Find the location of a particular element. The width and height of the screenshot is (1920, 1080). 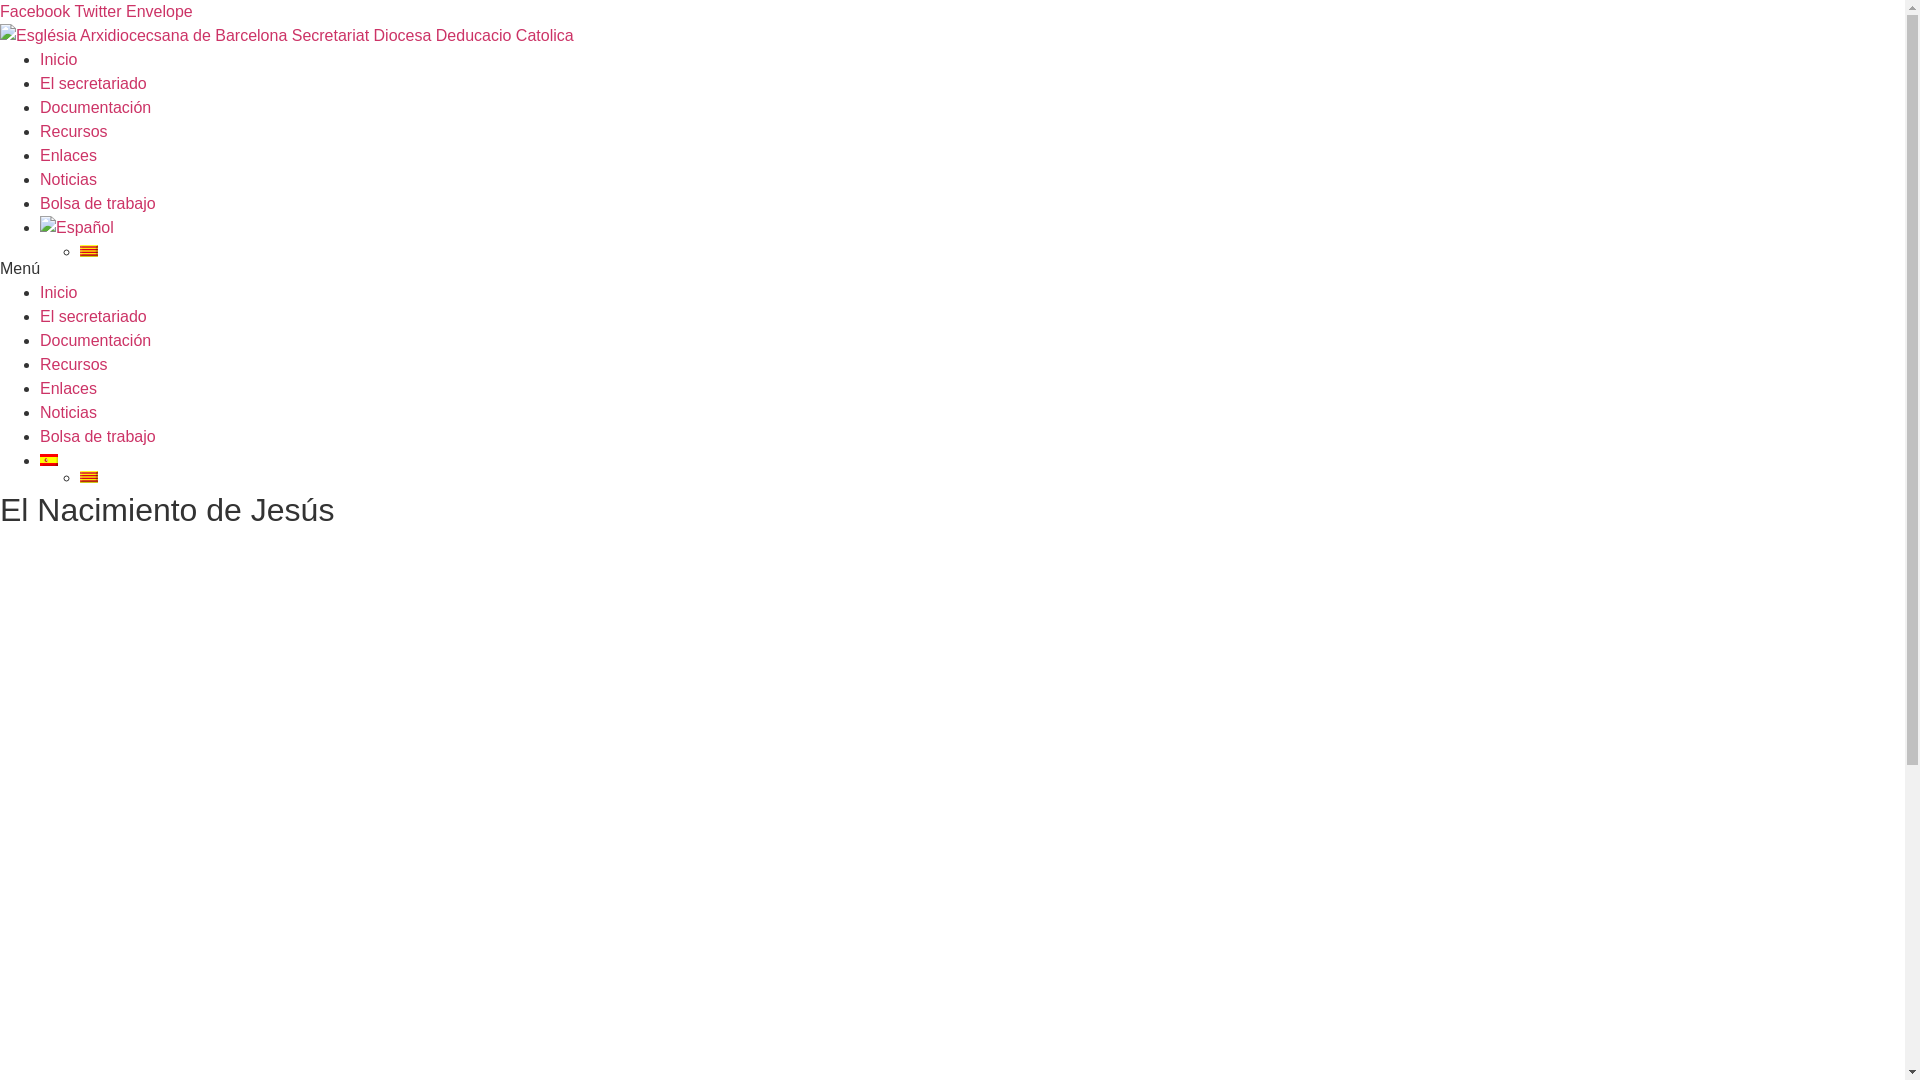

'Inicio' is located at coordinates (58, 58).